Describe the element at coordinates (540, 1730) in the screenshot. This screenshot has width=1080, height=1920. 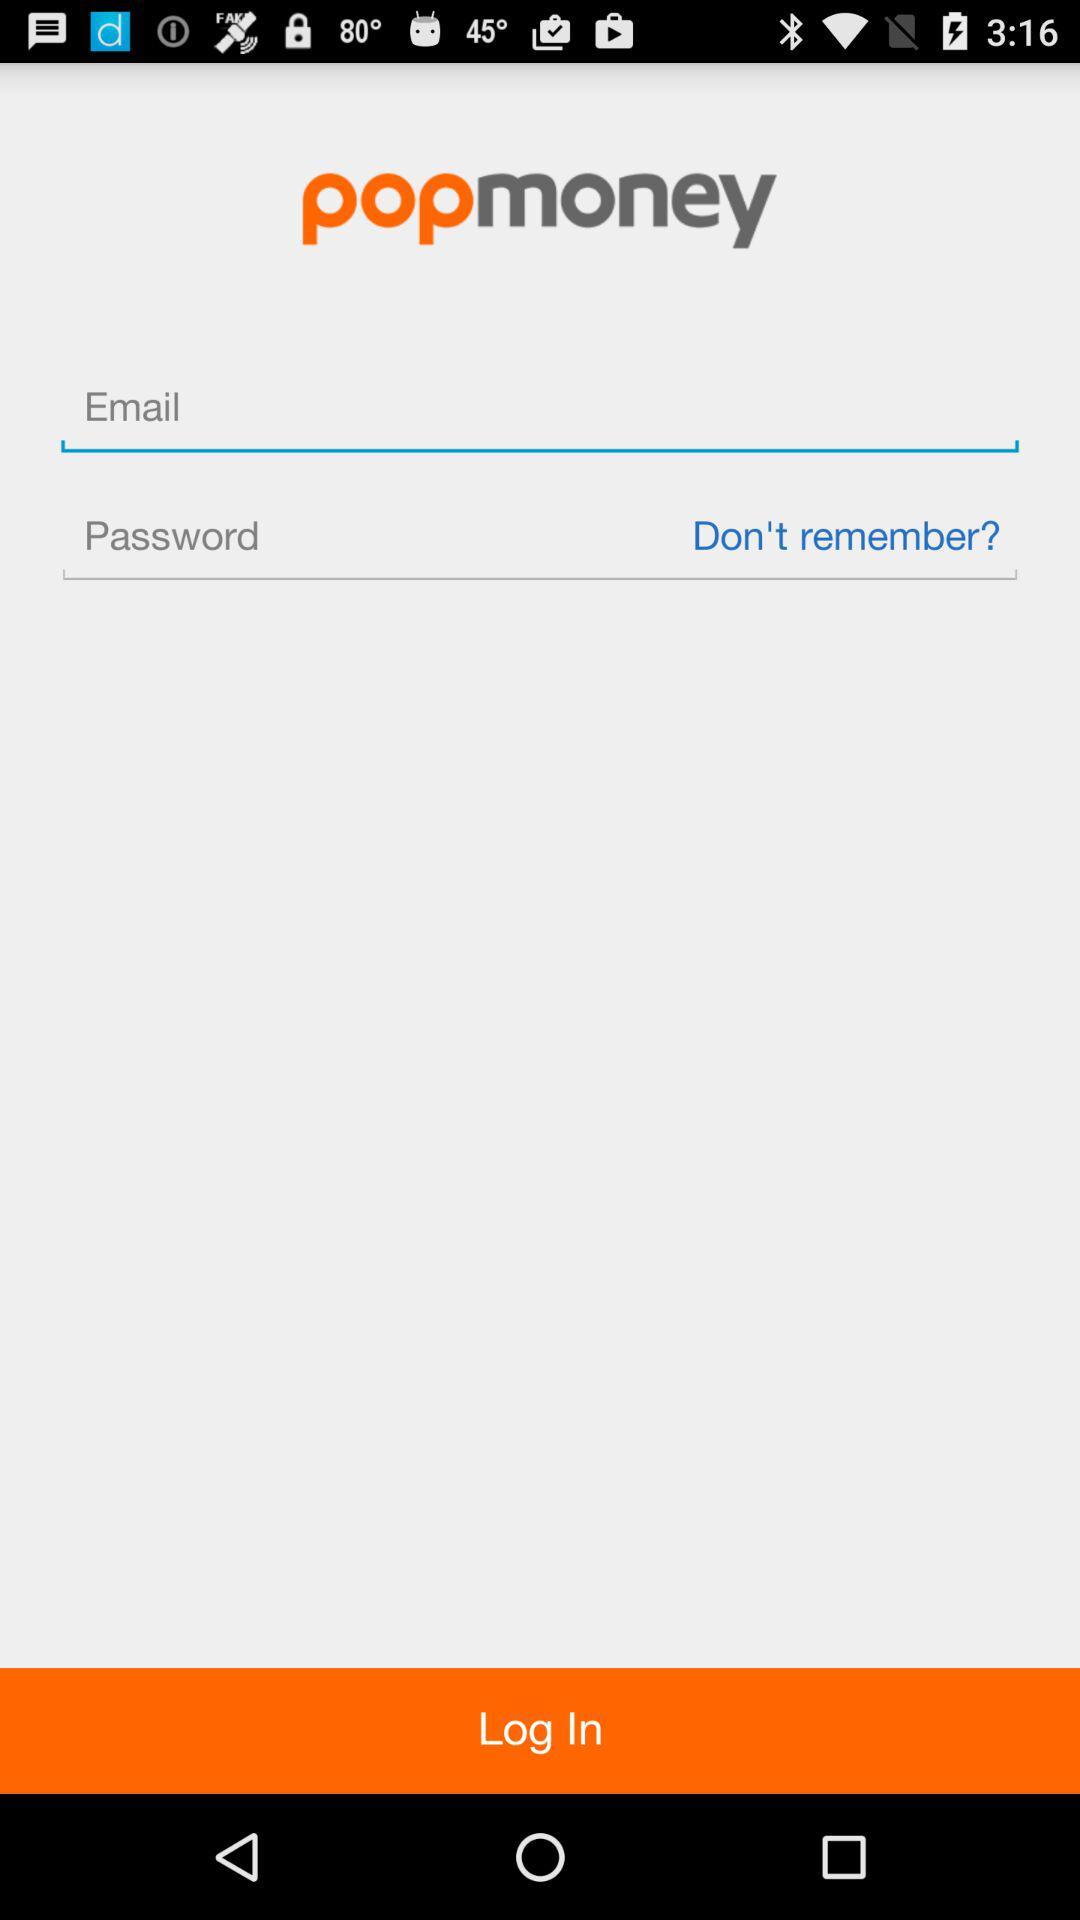
I see `item at the bottom` at that location.